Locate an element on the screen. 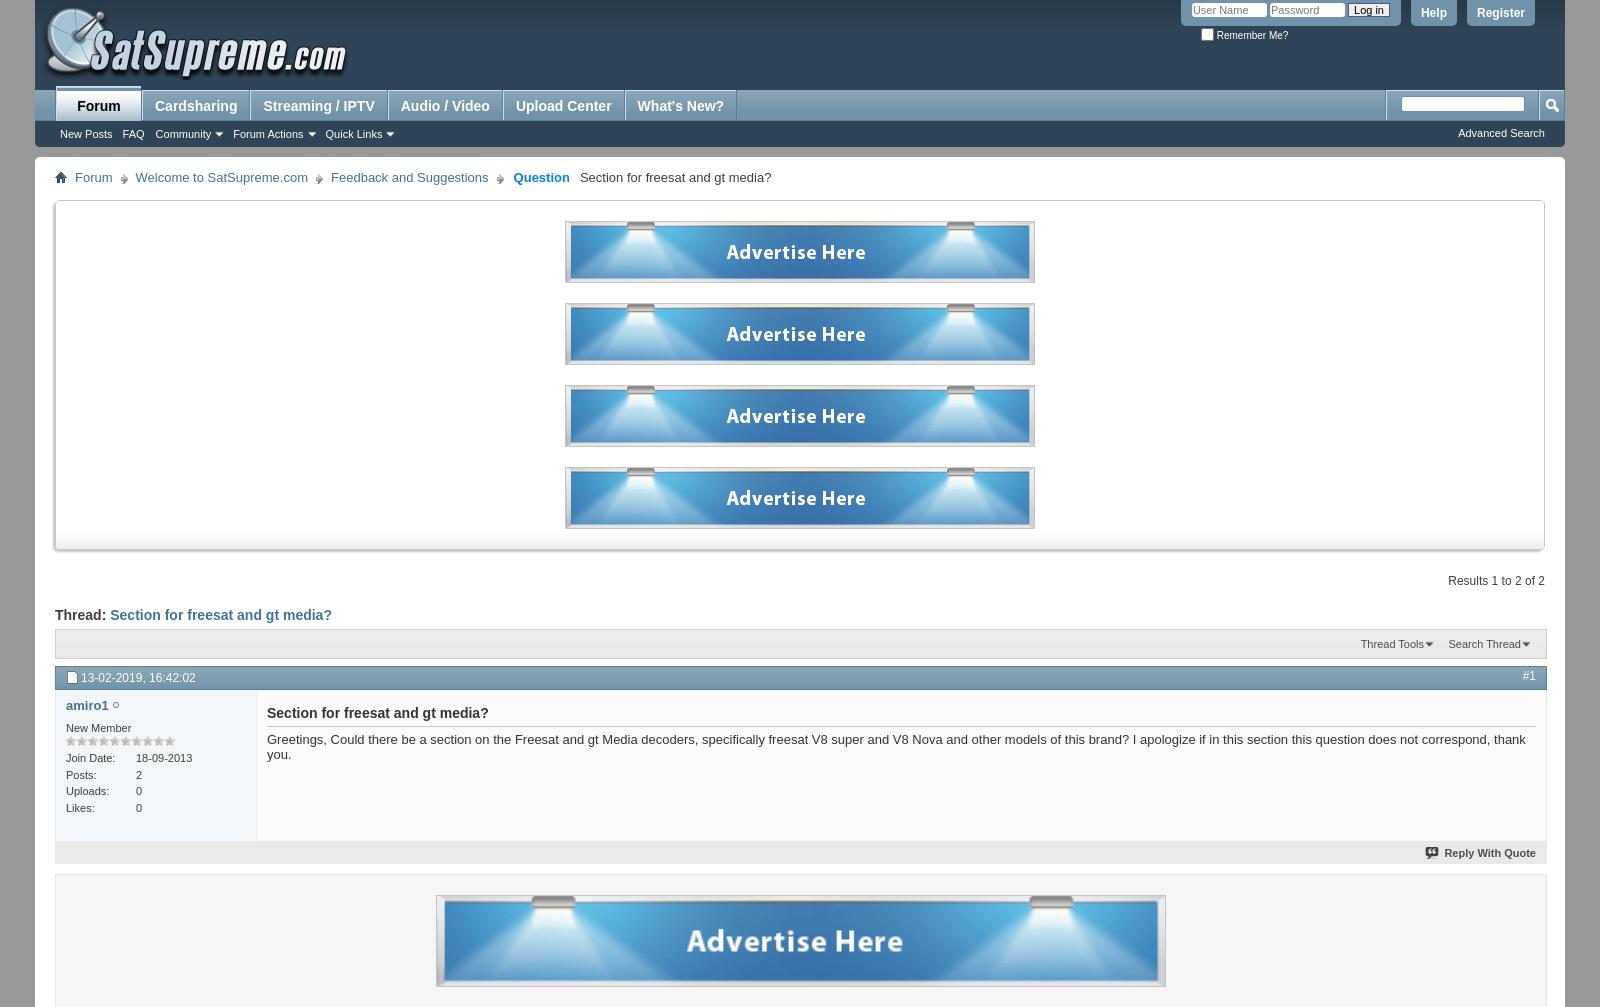 The image size is (1600, 1007). 'Reply With Quote' is located at coordinates (1489, 852).